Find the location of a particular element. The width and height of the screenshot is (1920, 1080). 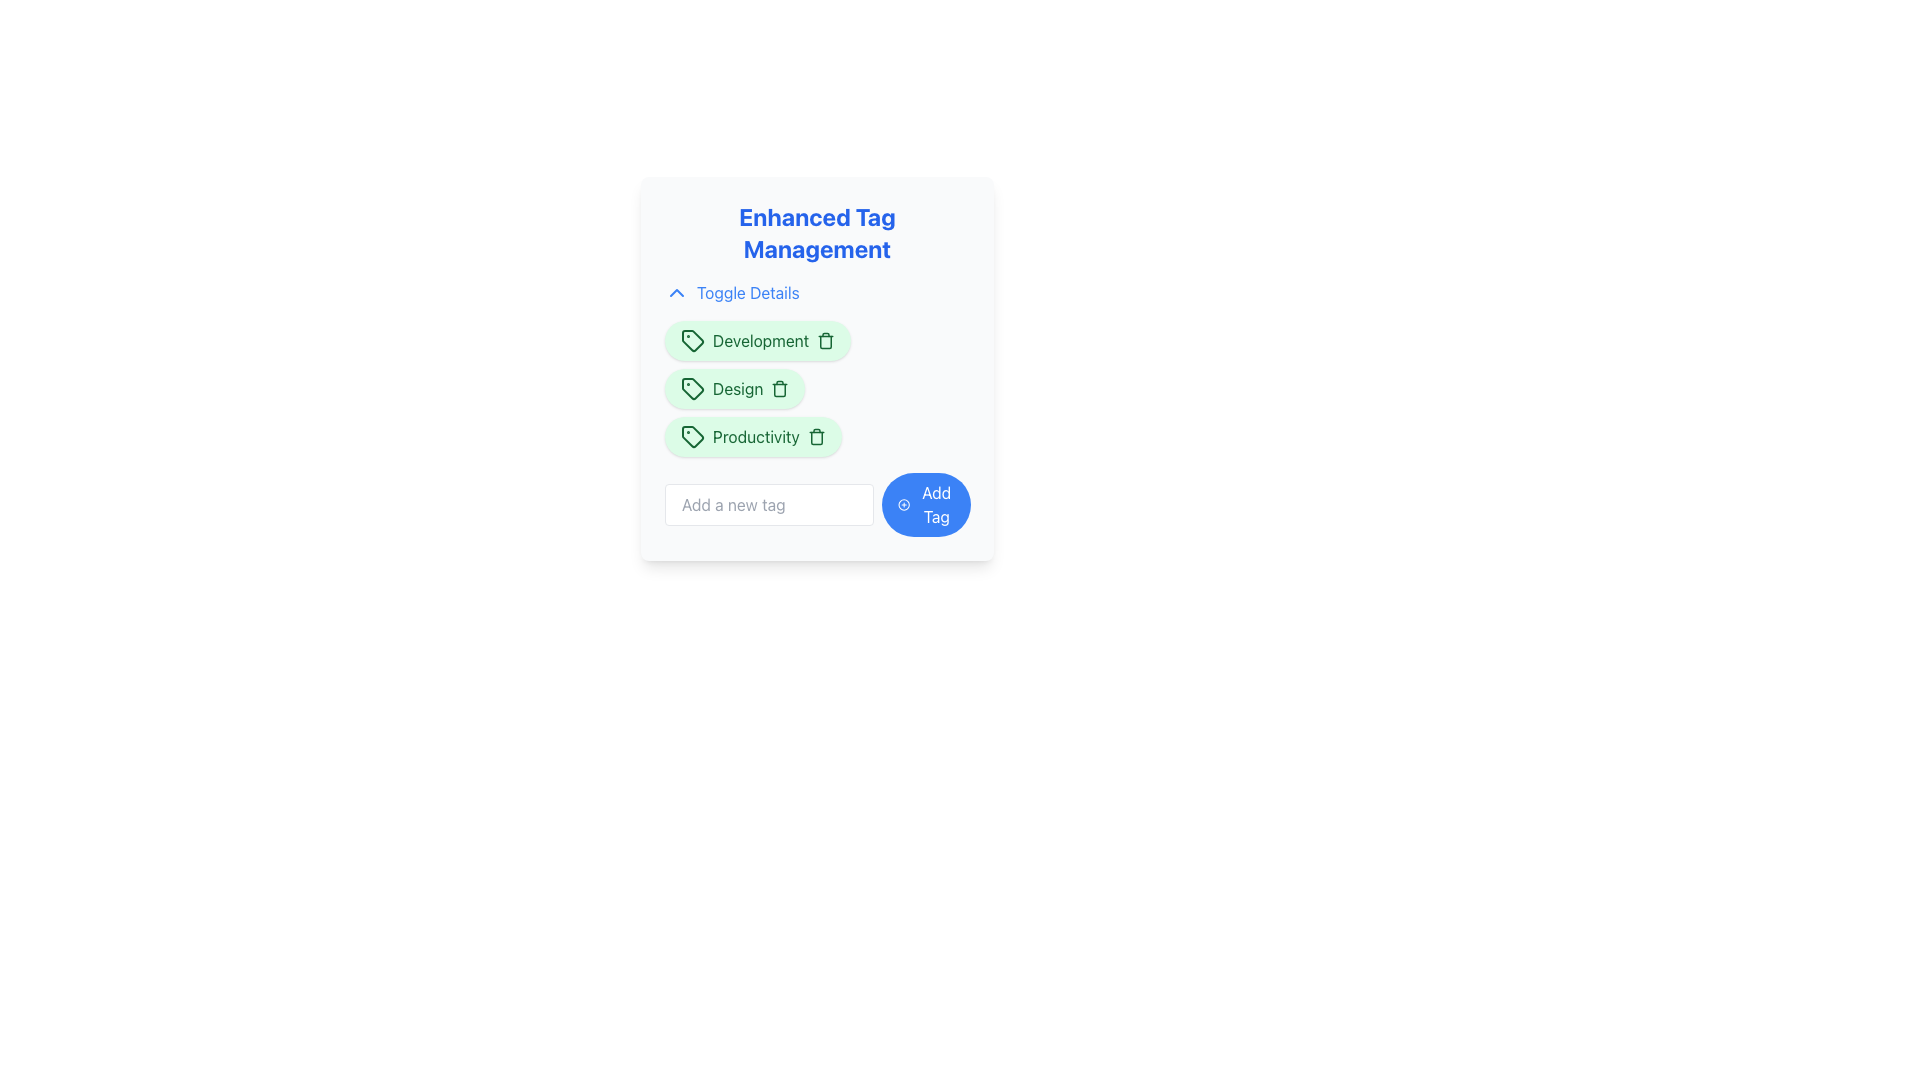

the green trash icon button within the 'Development' tag component is located at coordinates (826, 339).